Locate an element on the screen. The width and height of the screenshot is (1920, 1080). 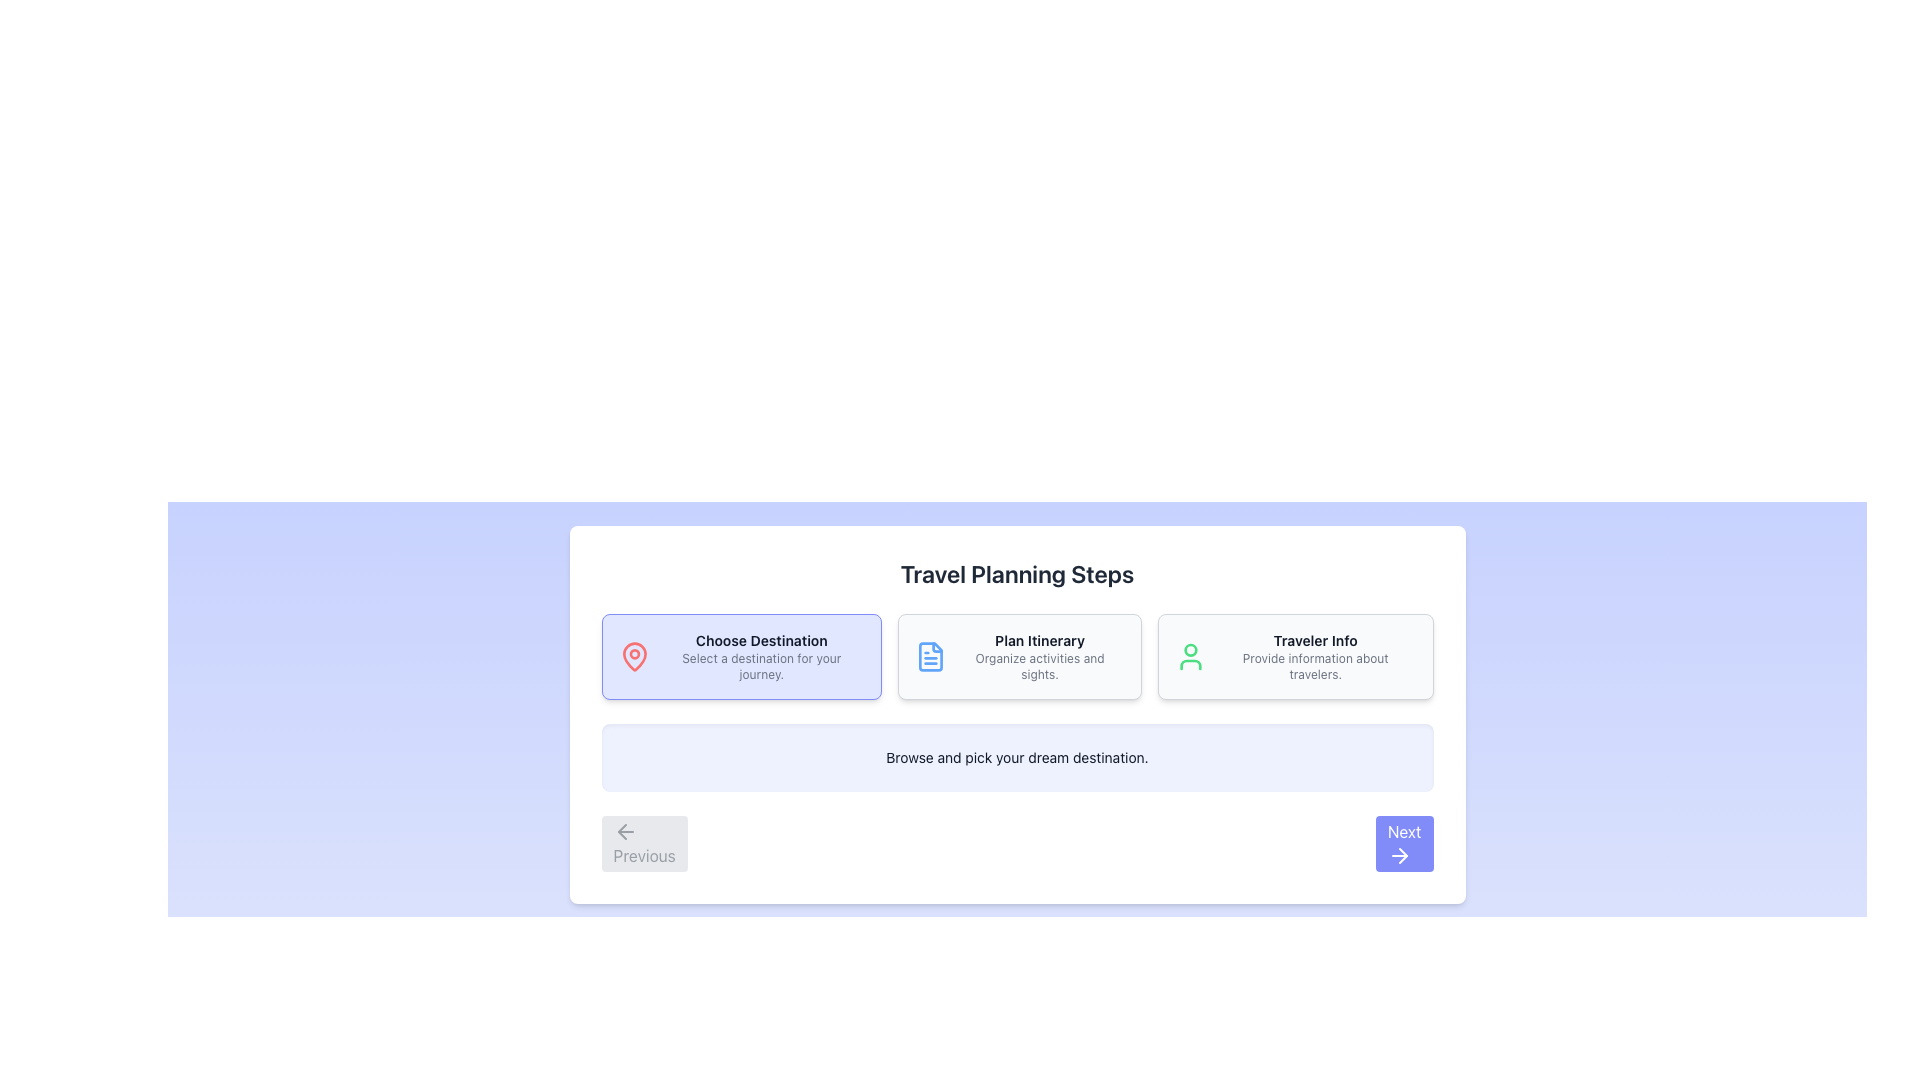
the Static Text element that serves as a descriptive label for the 'Traveler Info' section, located directly below the heading in the rightmost section of the layout is located at coordinates (1315, 667).